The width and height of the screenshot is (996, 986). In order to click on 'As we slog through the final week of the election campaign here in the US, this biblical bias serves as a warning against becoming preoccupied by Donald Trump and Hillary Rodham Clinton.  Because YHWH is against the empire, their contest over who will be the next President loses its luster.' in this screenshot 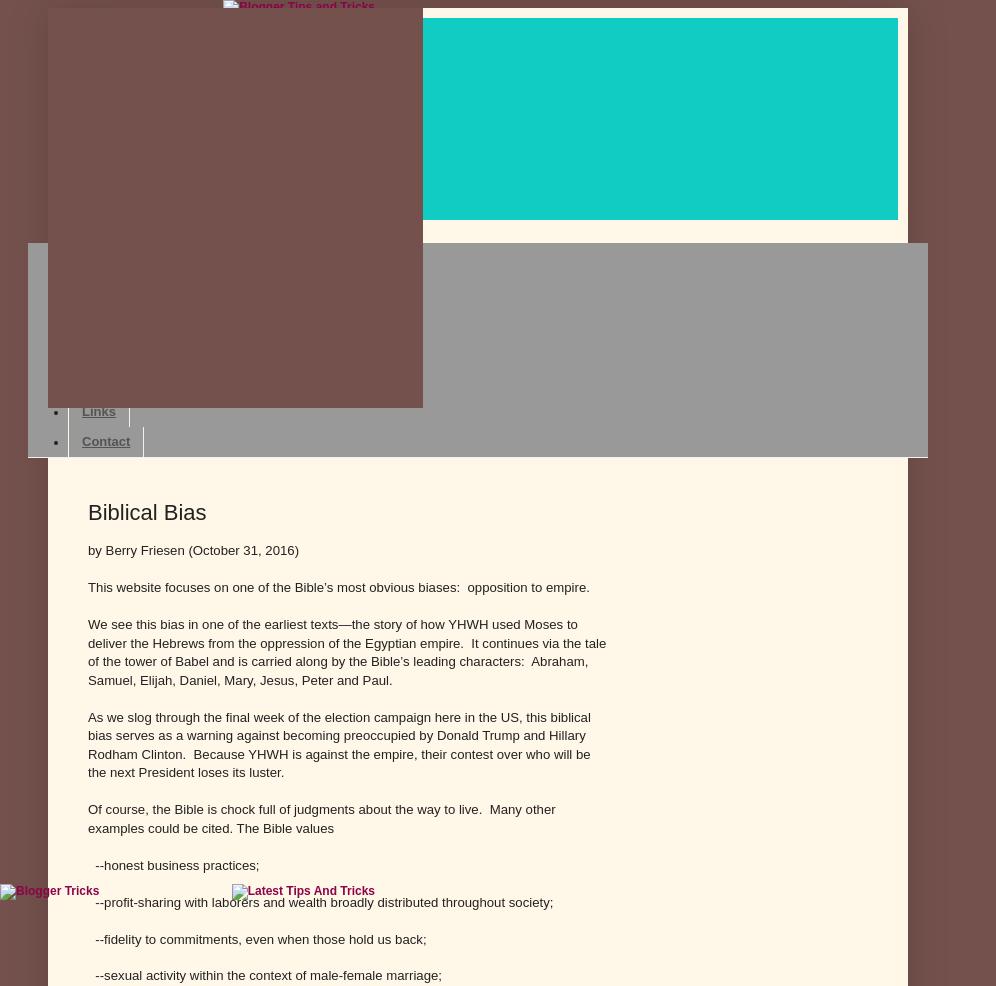, I will do `click(88, 744)`.